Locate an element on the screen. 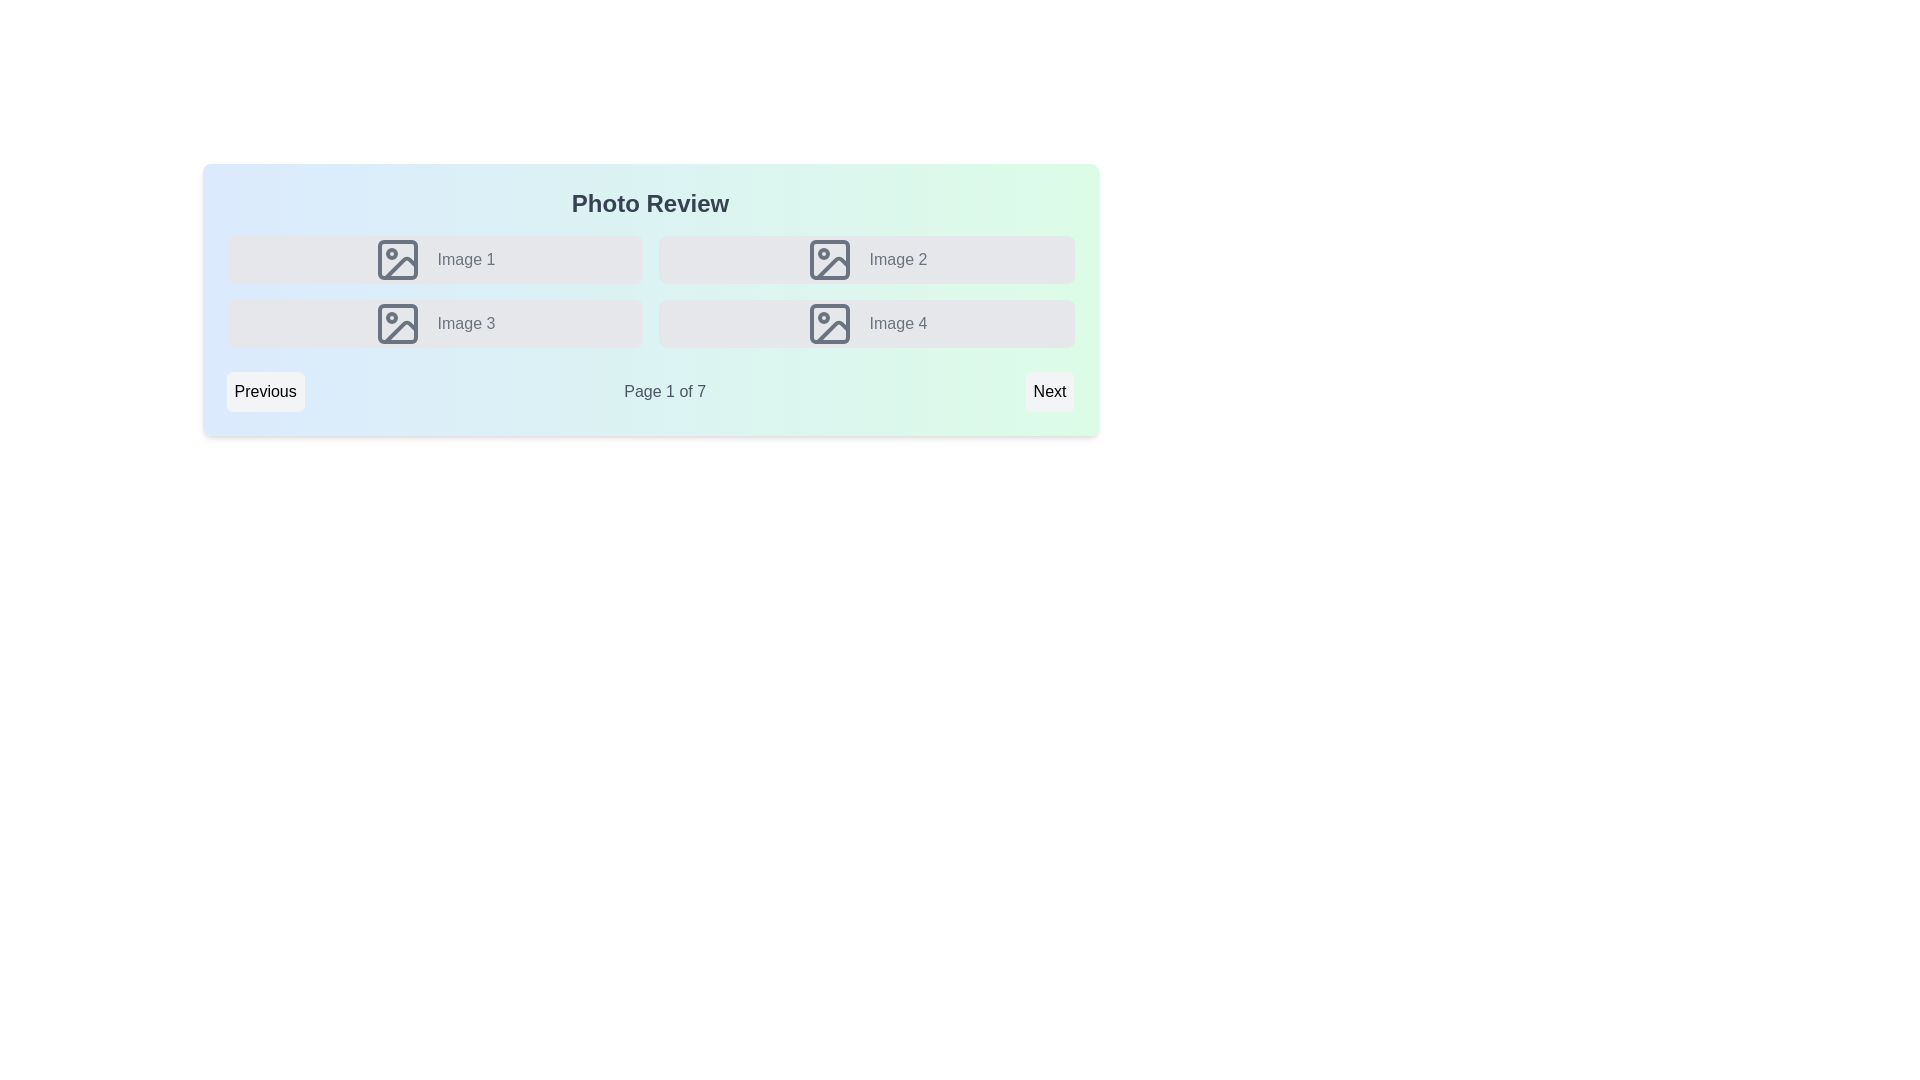 The width and height of the screenshot is (1920, 1080). the 'Image 3' text label is located at coordinates (465, 323).